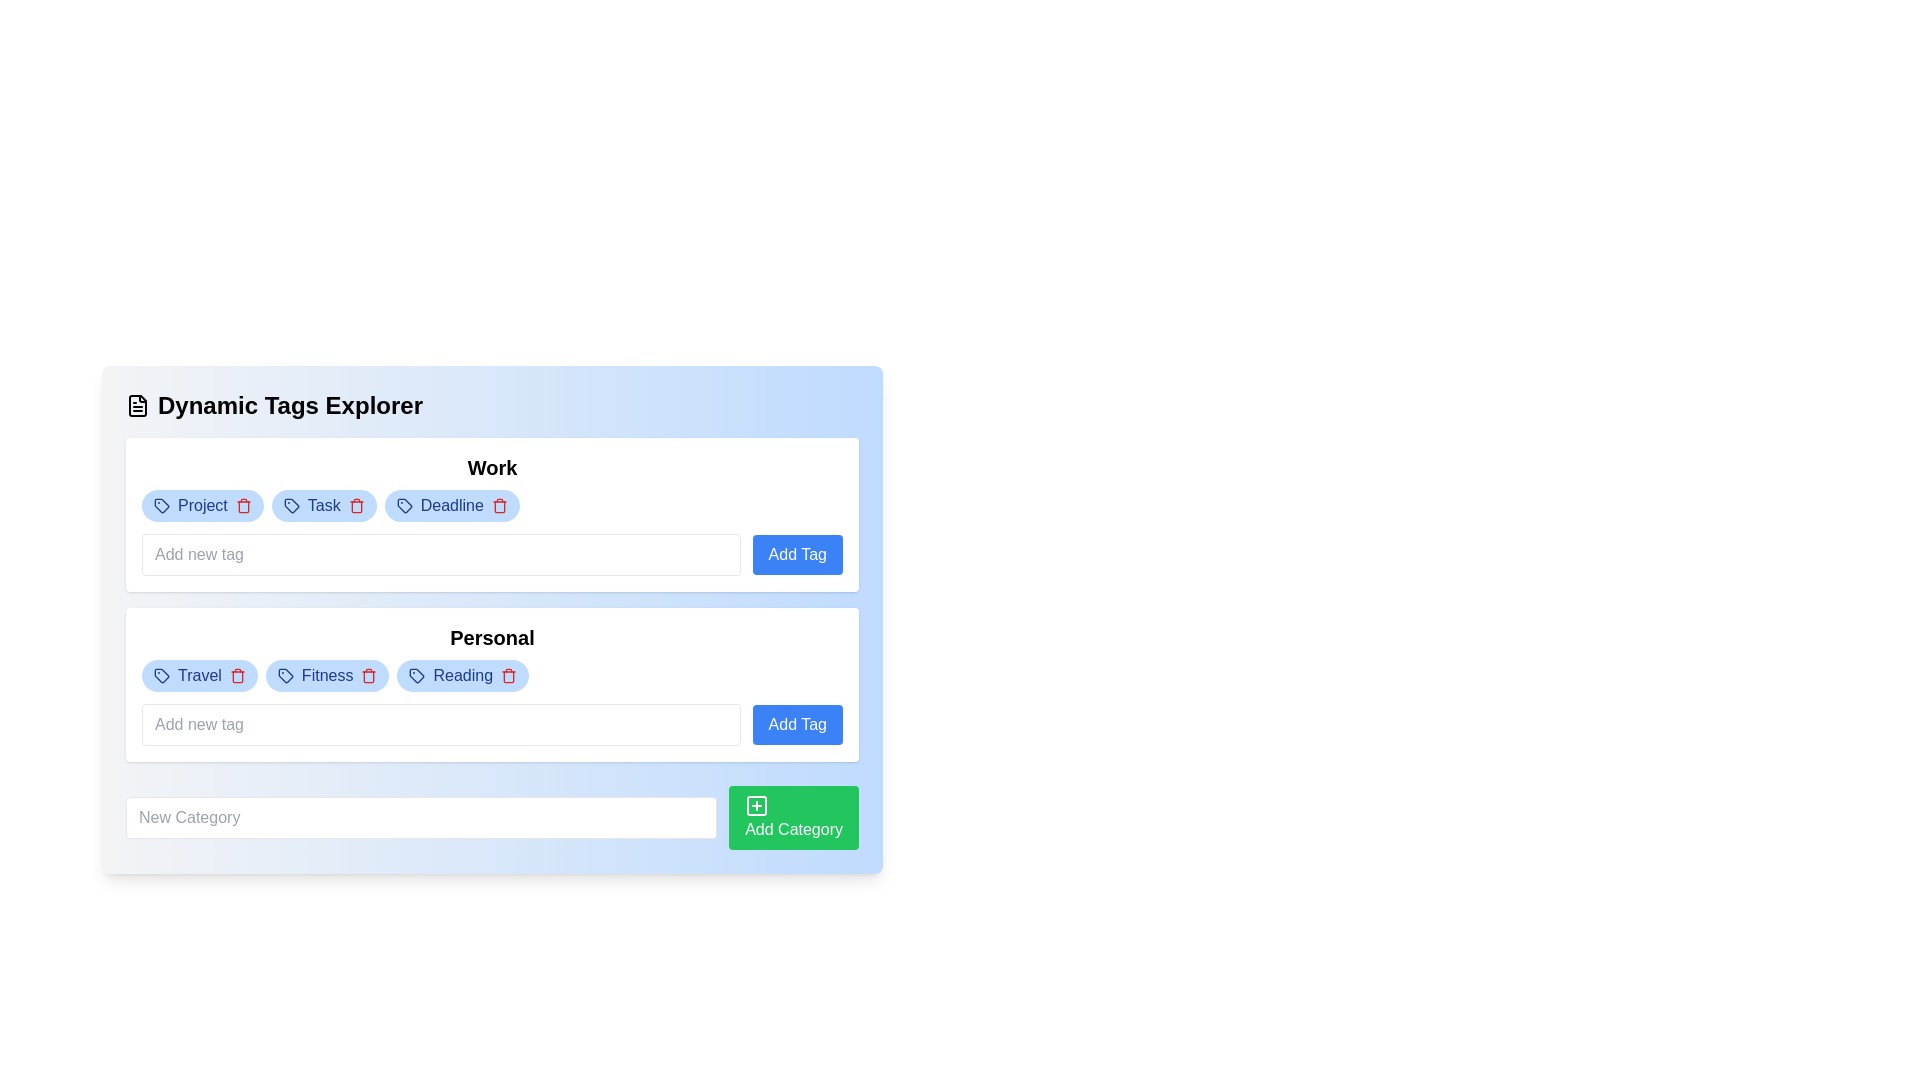 Image resolution: width=1920 pixels, height=1080 pixels. I want to click on the pill-shaped tag with a blue background containing the text 'Travel' and a red trash icon, located under the 'Personal' section, so click(199, 675).